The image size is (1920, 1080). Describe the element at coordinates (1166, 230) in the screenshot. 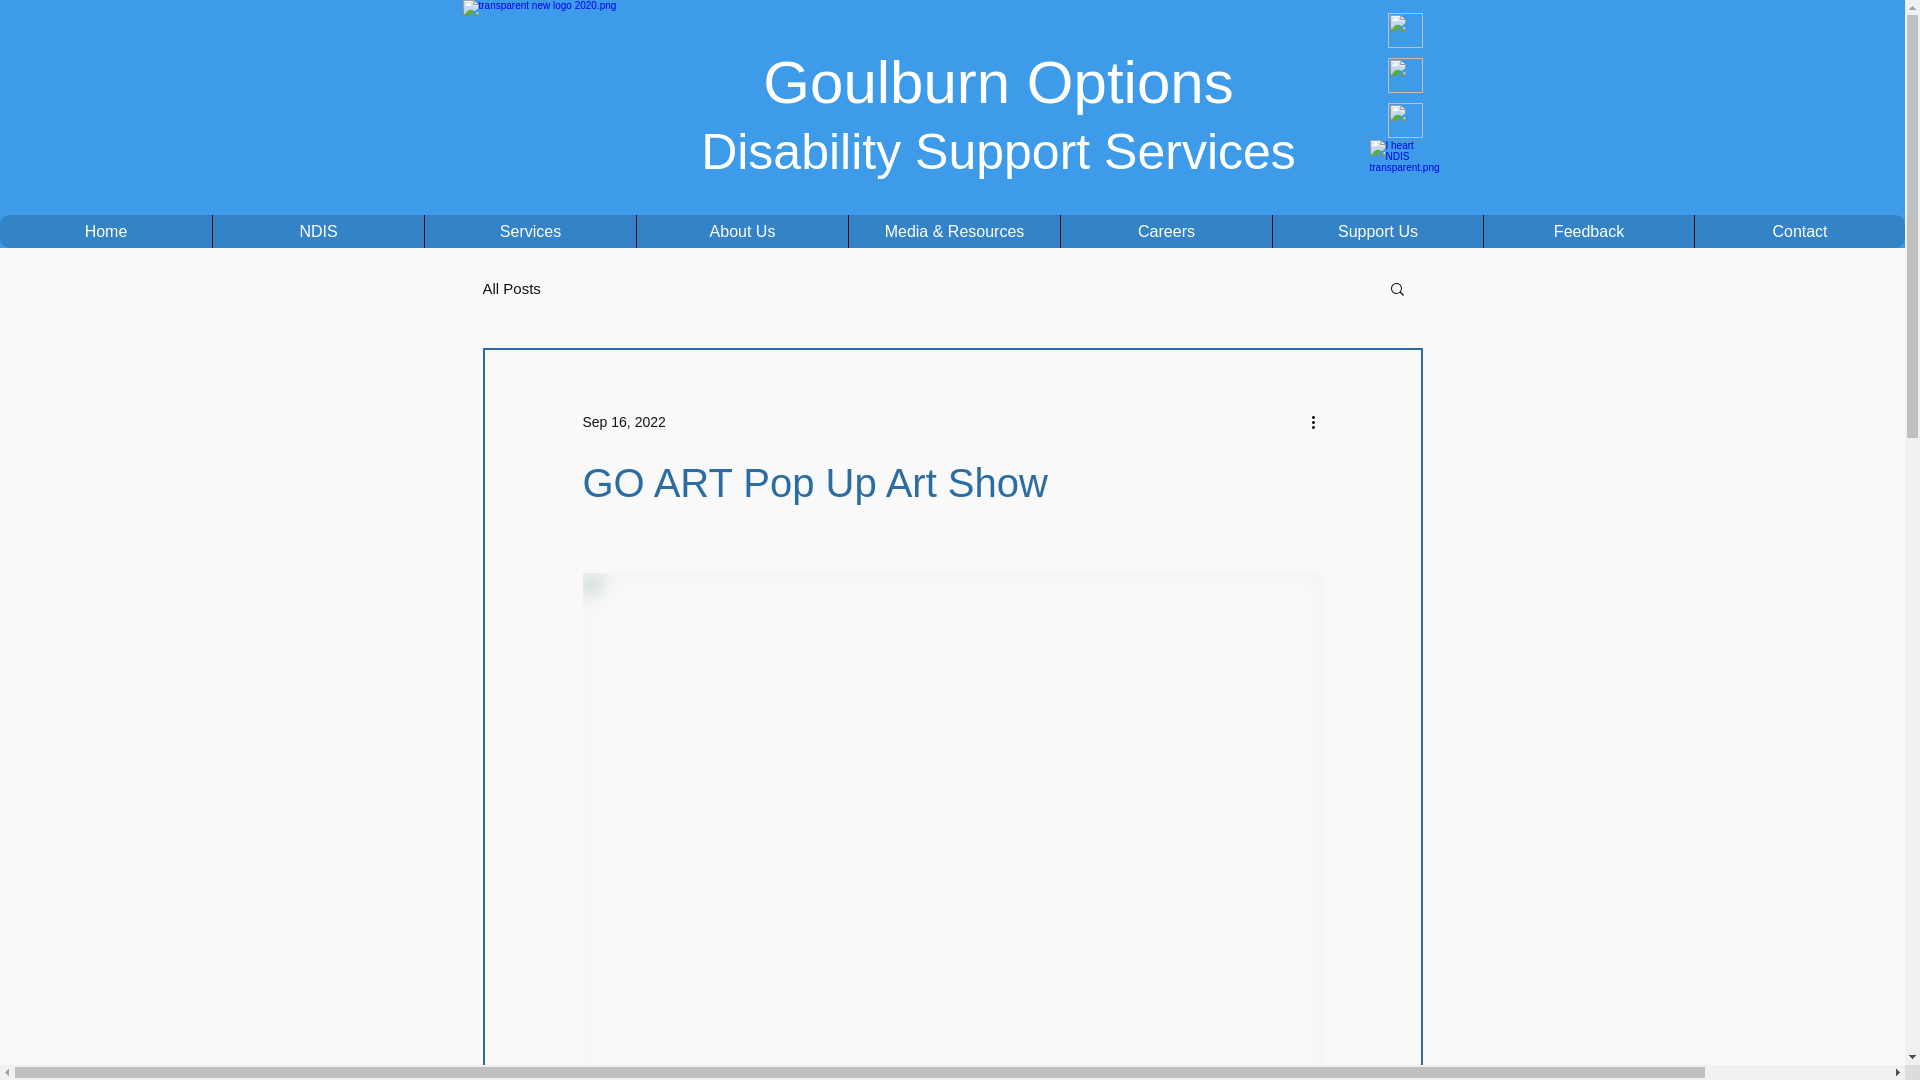

I see `'Careers'` at that location.